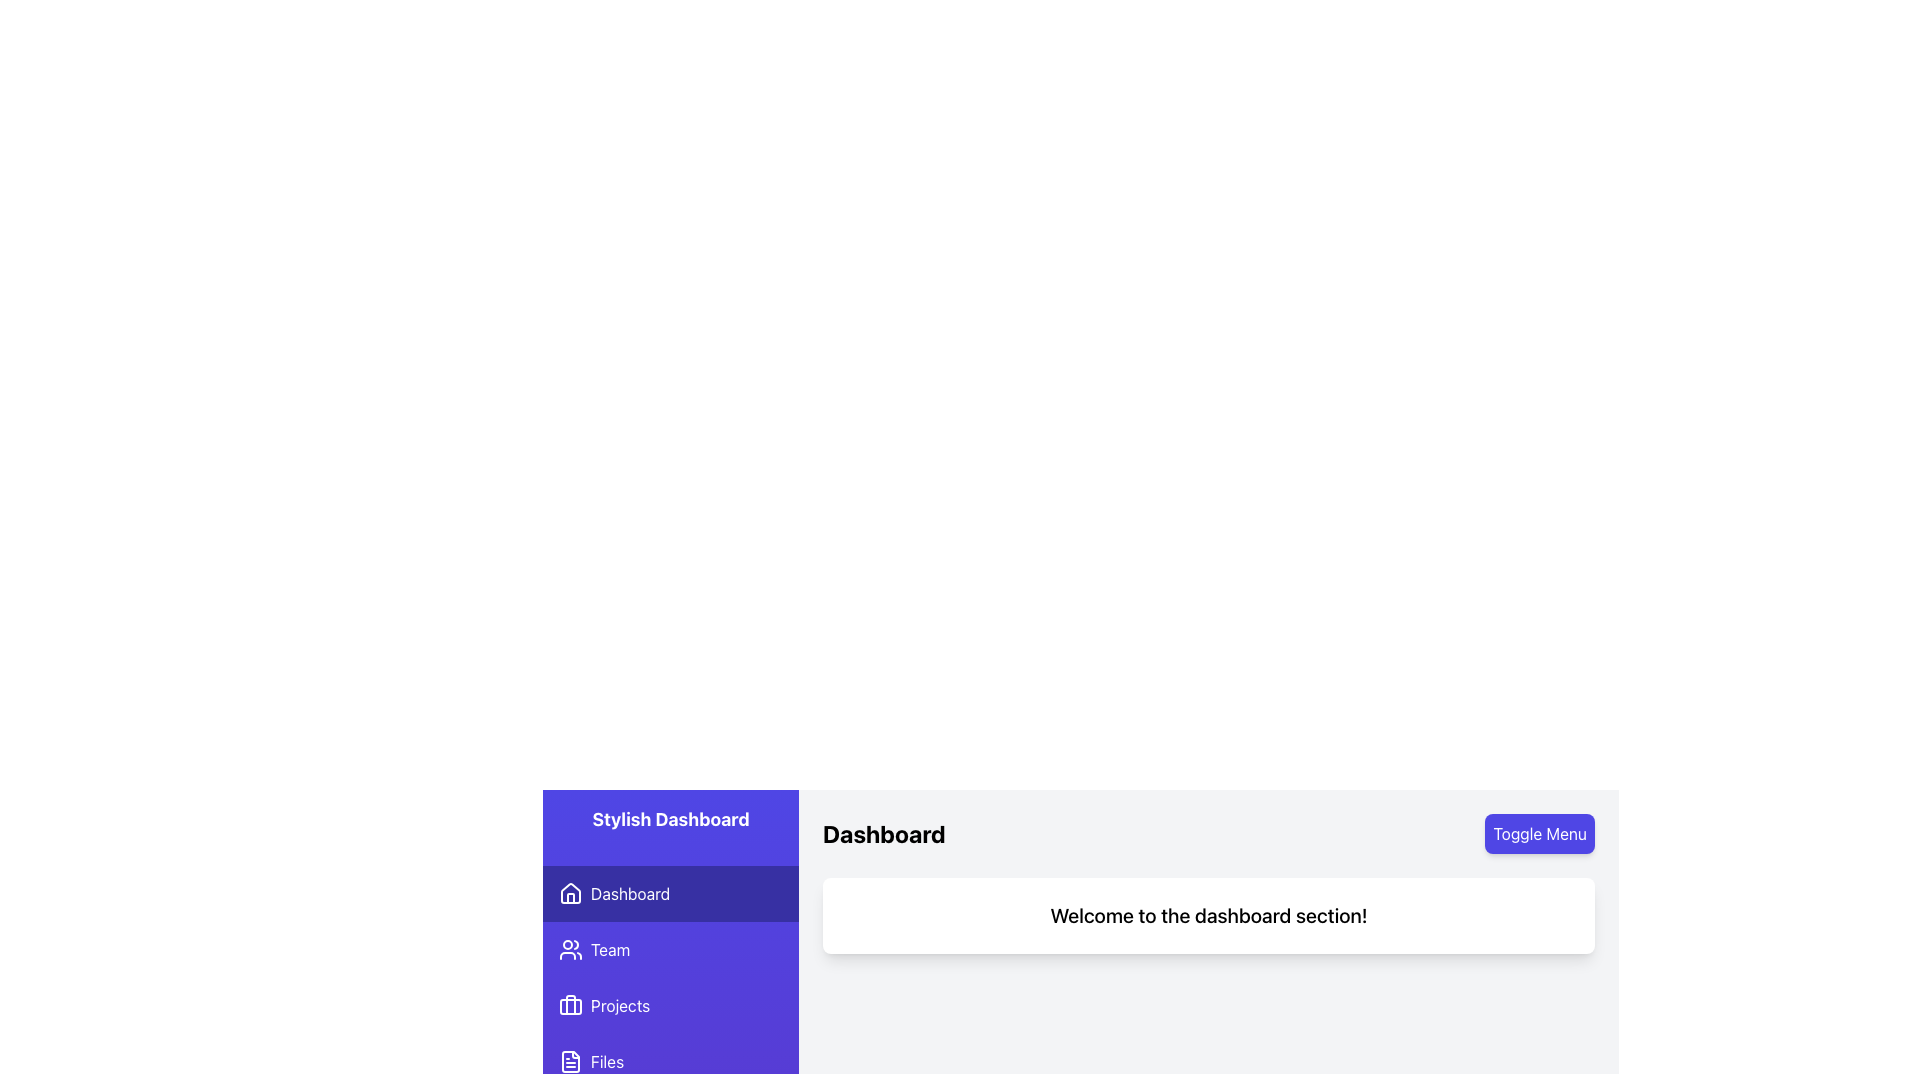 Image resolution: width=1920 pixels, height=1080 pixels. What do you see at coordinates (1208, 915) in the screenshot?
I see `the static text element that provides a welcoming message or title for the dashboard section, located centrally in the white rounded rectangle below the 'Dashboard' section` at bounding box center [1208, 915].